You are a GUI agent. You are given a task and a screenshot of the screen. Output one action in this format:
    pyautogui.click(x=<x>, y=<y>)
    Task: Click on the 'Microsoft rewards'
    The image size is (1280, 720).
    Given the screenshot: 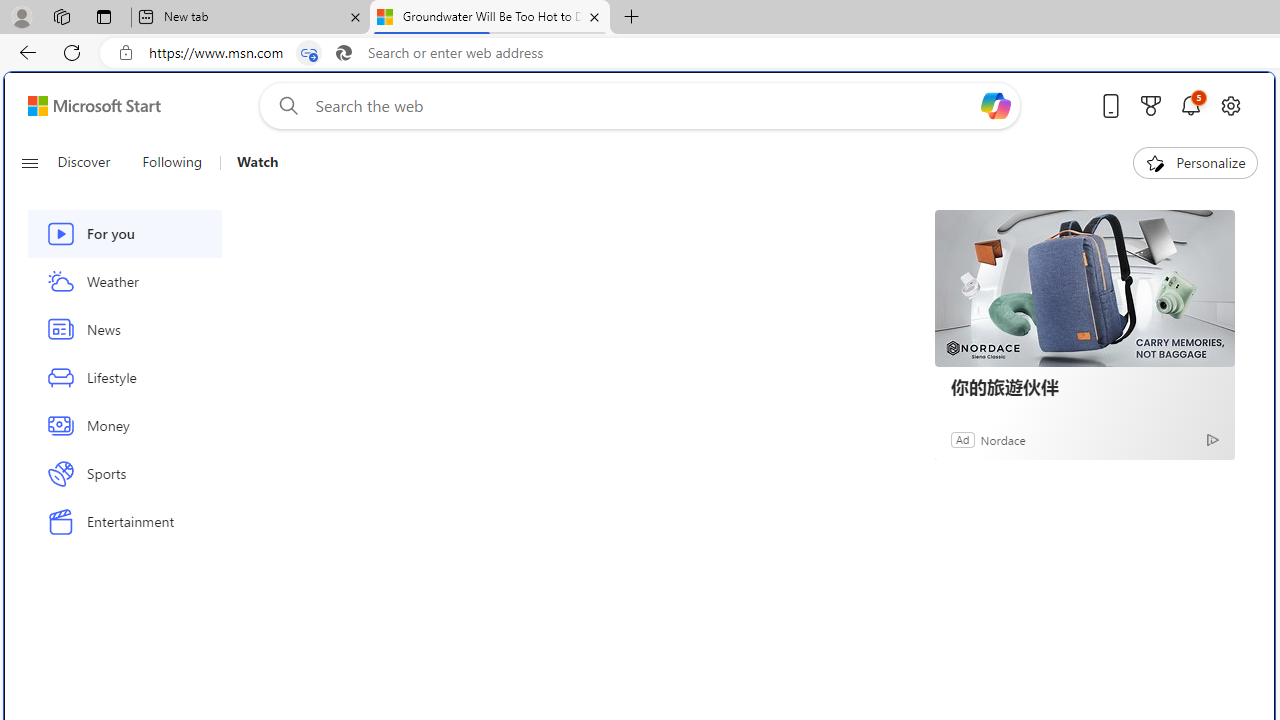 What is the action you would take?
    pyautogui.click(x=1151, y=105)
    